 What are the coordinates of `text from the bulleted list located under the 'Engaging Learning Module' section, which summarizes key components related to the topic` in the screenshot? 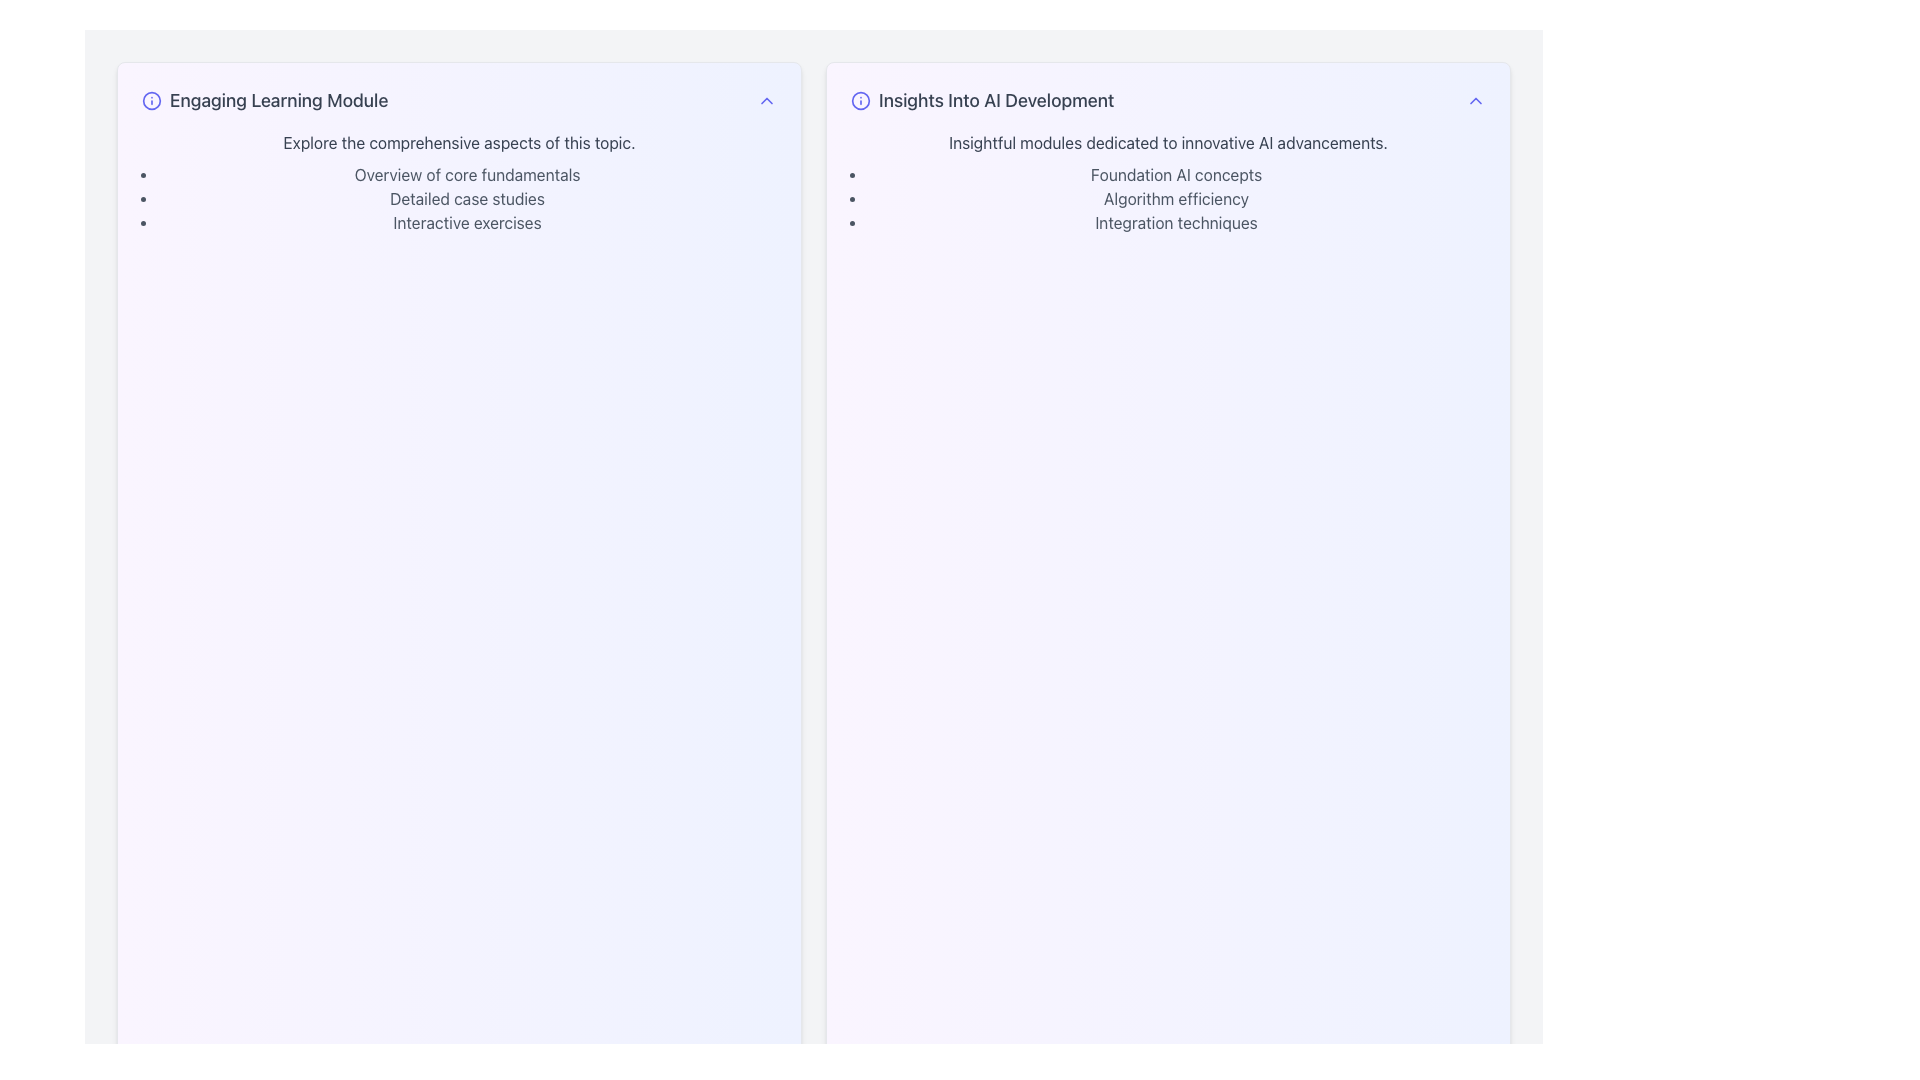 It's located at (466, 199).